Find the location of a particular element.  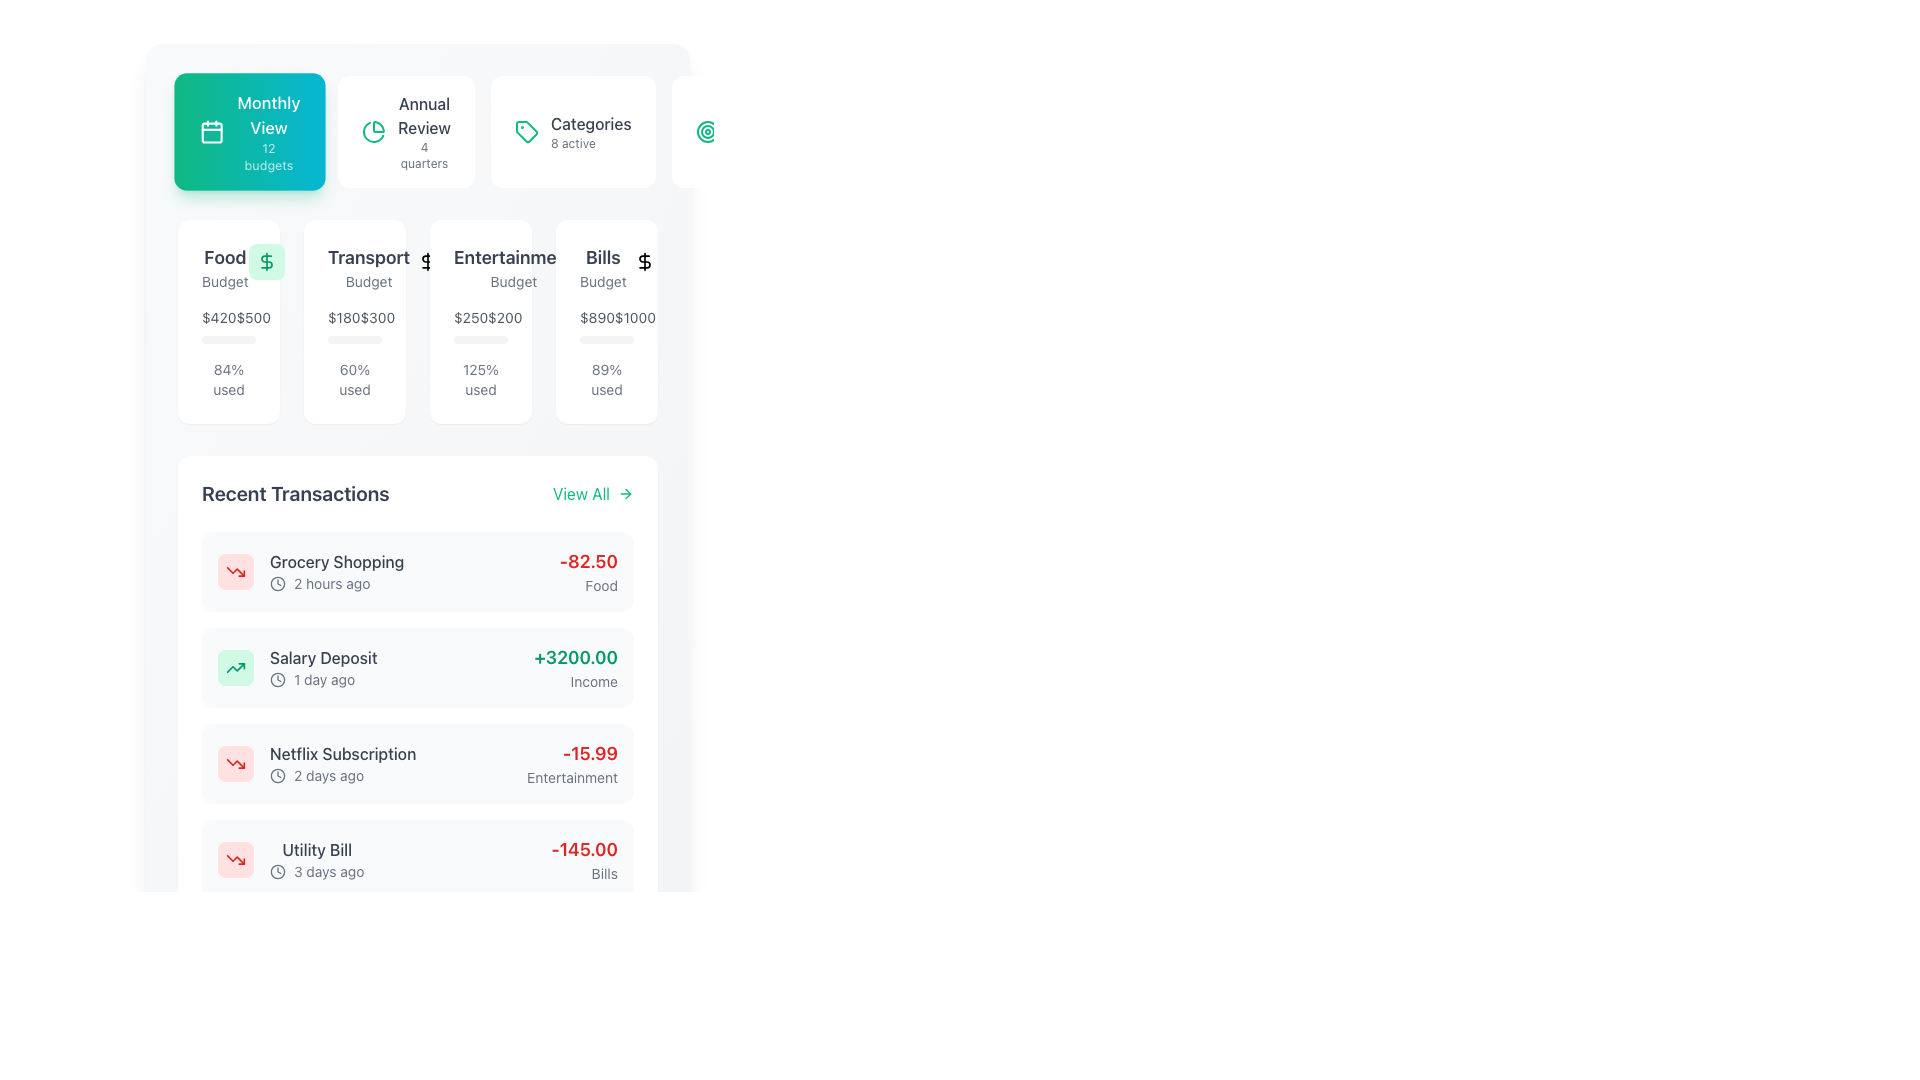

the 'View All' hyperlink, which is styled in green and located on the right side of the 'Recent Transactions' section is located at coordinates (592, 493).